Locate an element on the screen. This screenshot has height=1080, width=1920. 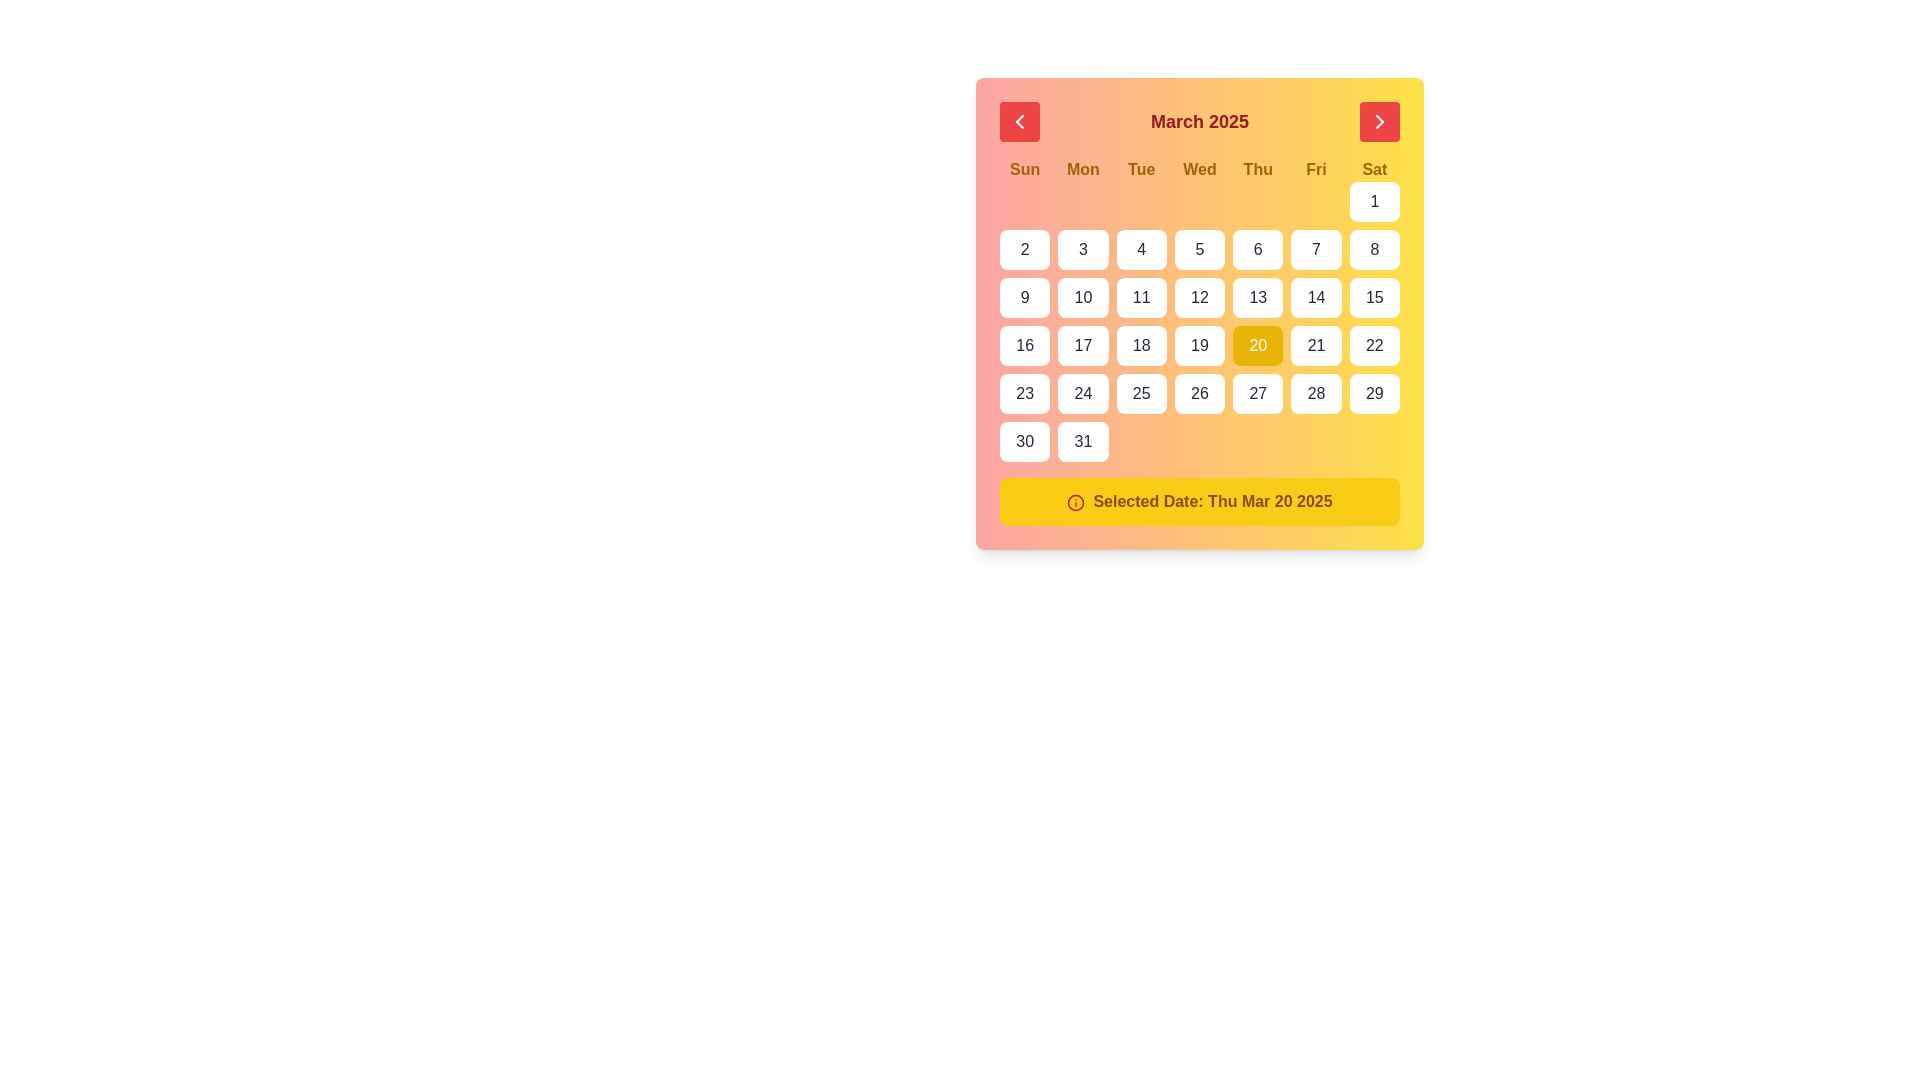
the label group displaying the weekday names located beneath the month header 'March 2025' in the calendar UI to interact with surrounding cells is located at coordinates (1200, 168).